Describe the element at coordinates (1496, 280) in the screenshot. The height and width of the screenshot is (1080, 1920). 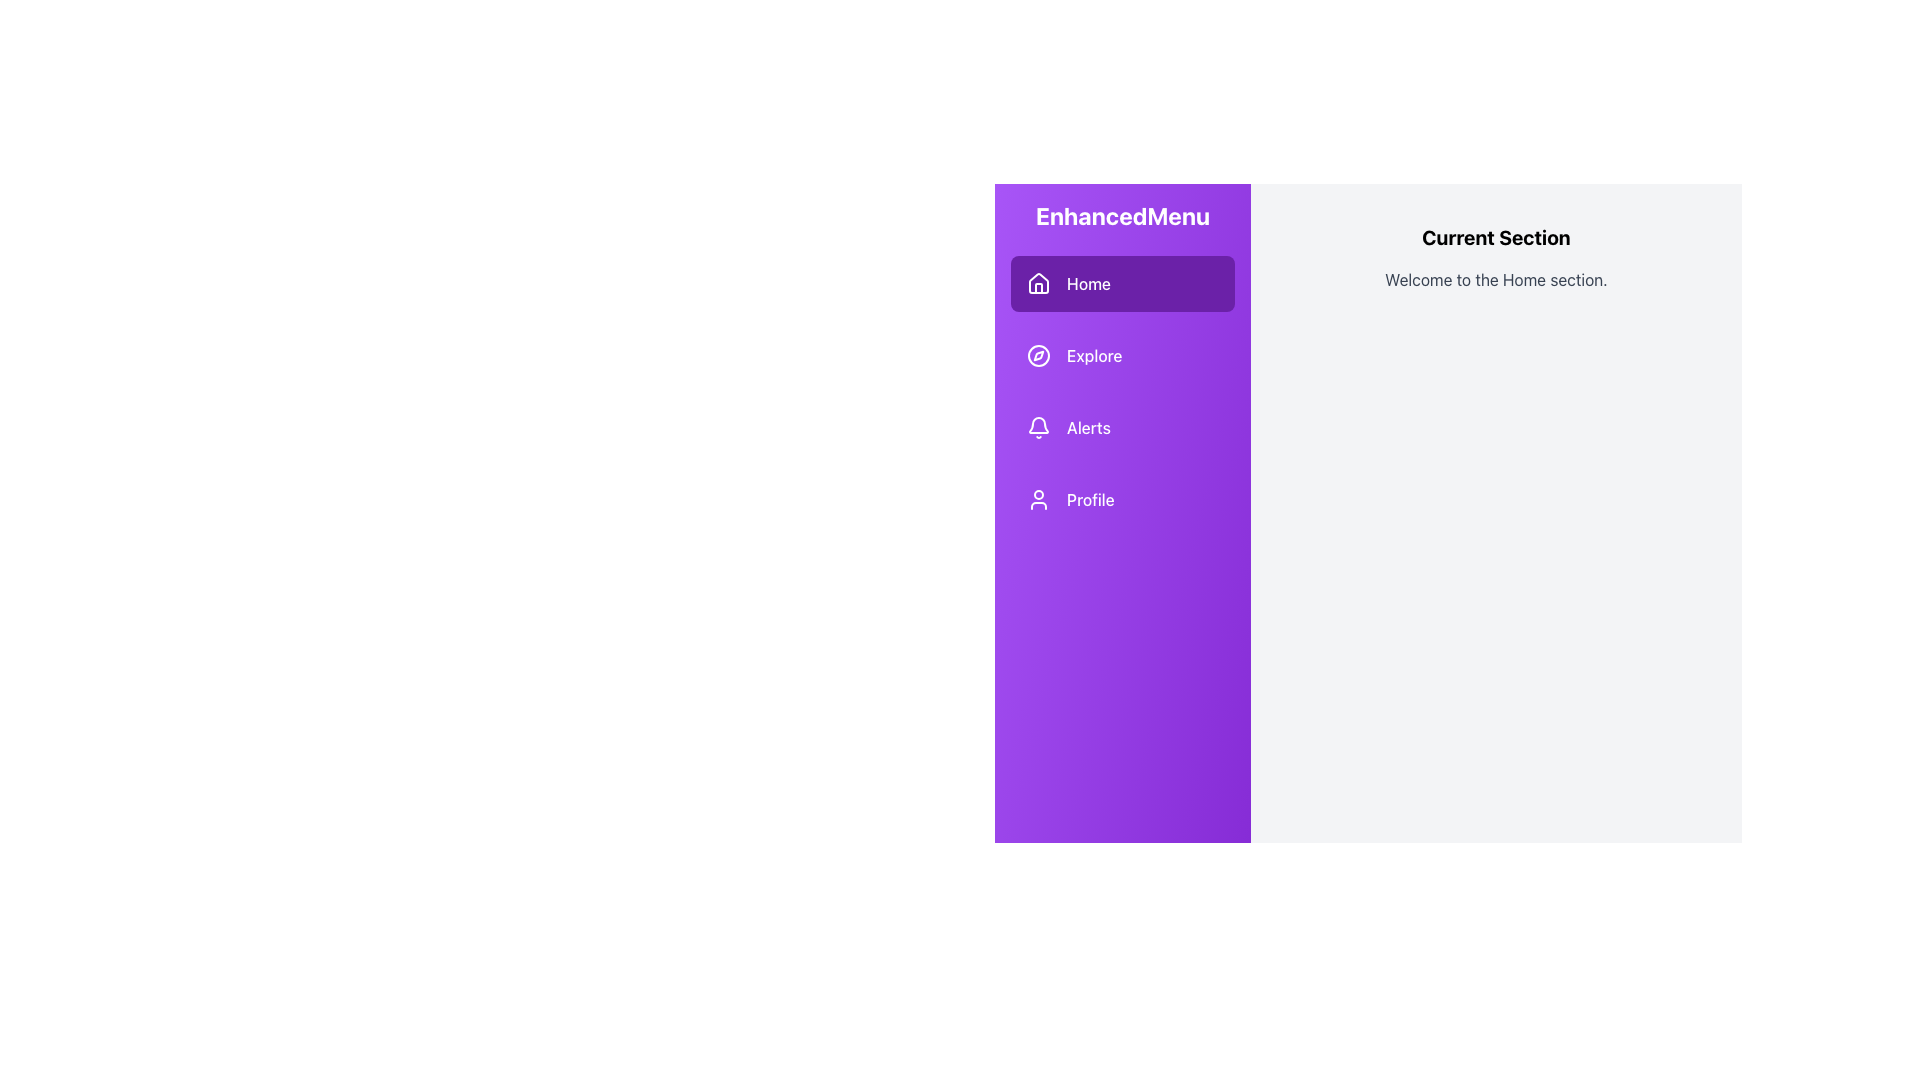
I see `text content of the Static Text Label that displays 'Welcome to the Home section.' positioned centrally below the 'Current Section' title` at that location.